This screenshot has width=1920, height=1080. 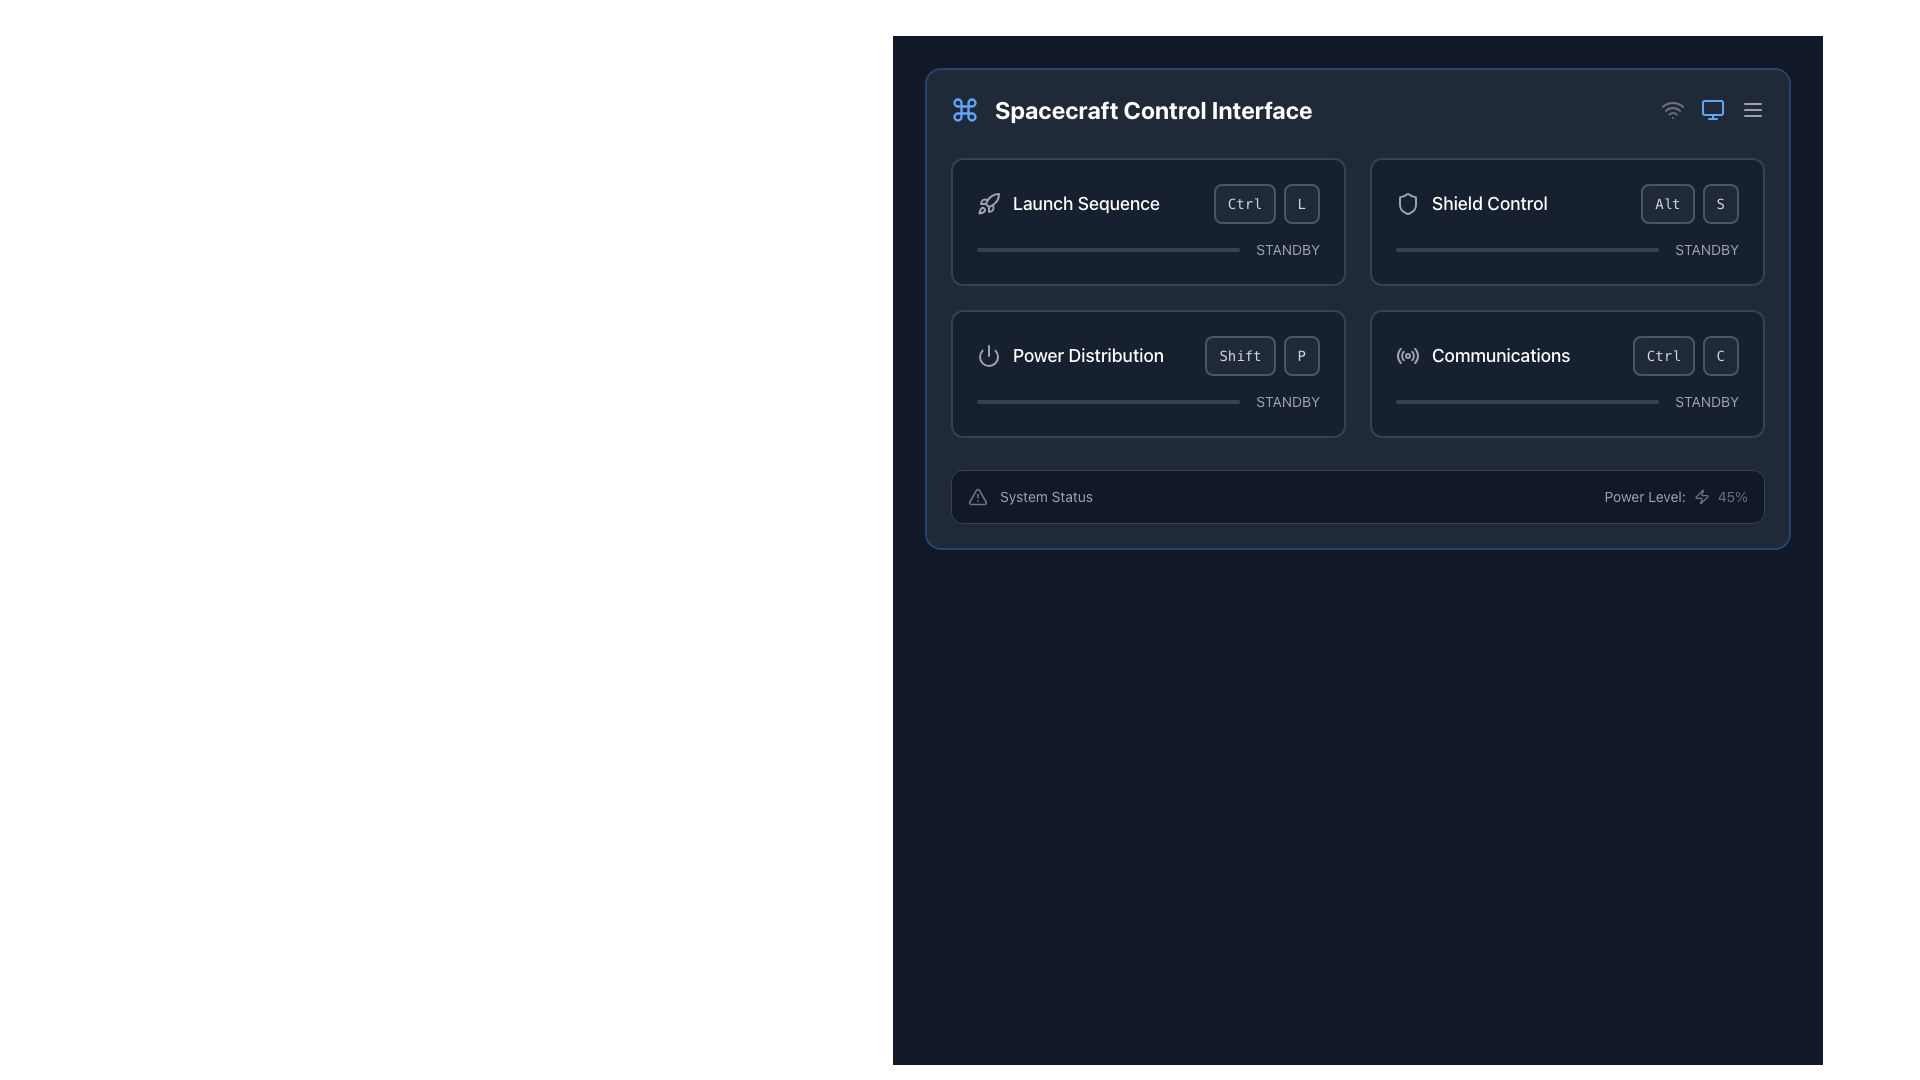 I want to click on the Status indicator or progress bar that currently indicates a 'STANDBY' status, located directly below the 'Launch Sequence' label, so click(x=1148, y=249).